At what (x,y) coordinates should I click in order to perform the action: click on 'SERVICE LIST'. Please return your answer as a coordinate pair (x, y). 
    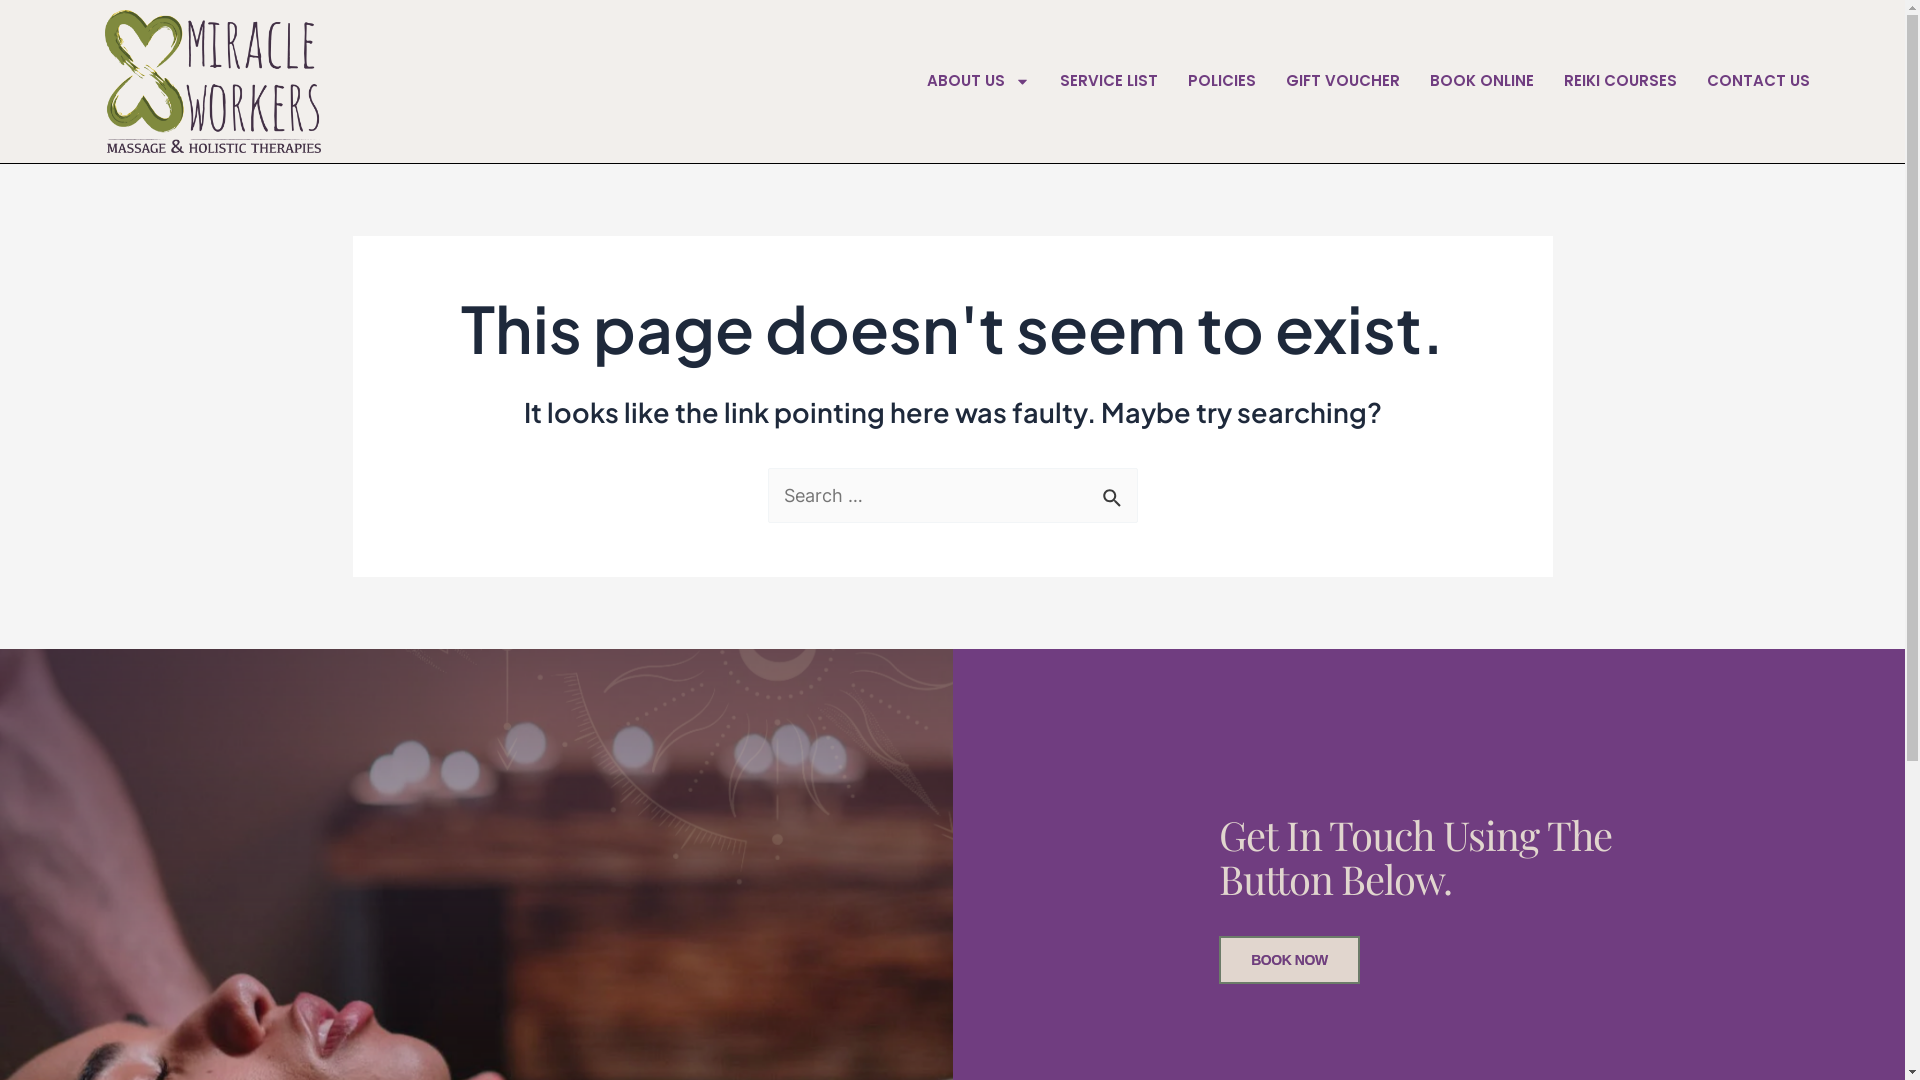
    Looking at the image, I should click on (1107, 80).